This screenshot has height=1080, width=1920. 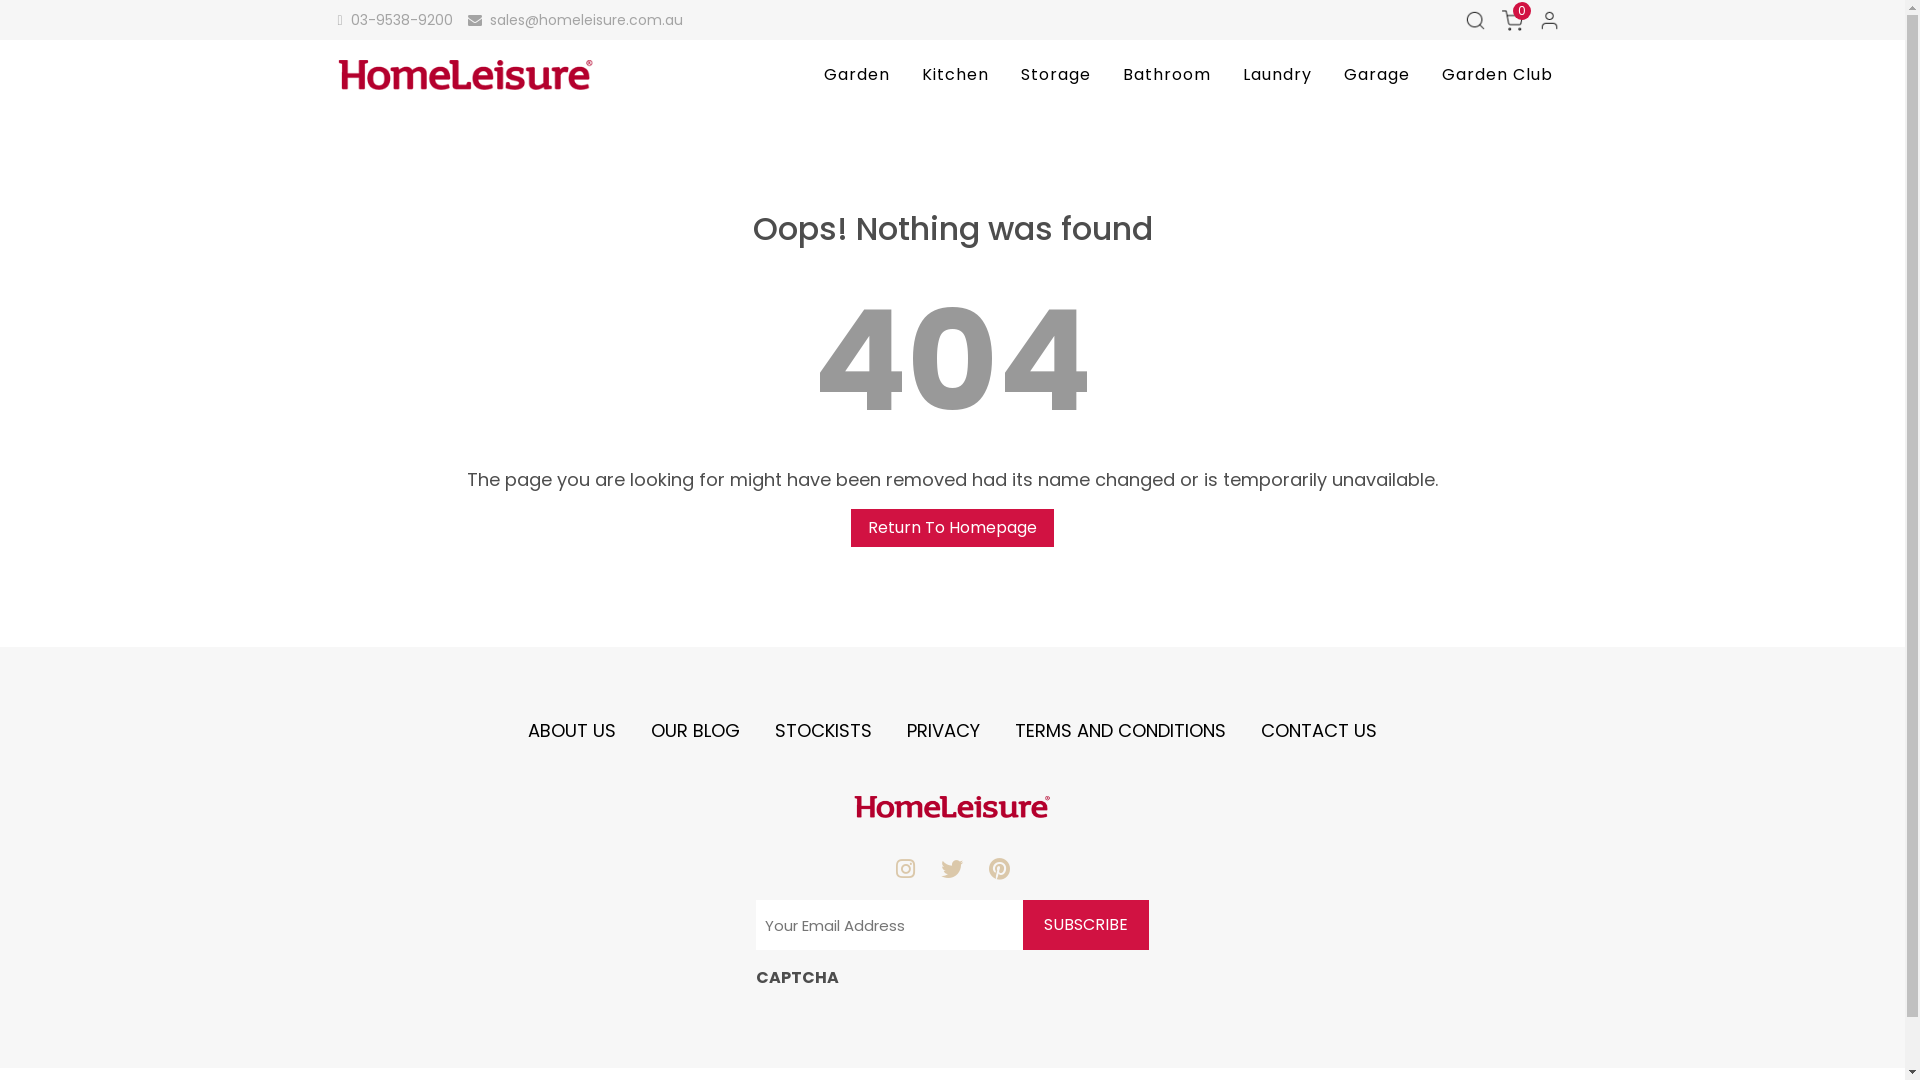 I want to click on 'Garage', so click(x=1376, y=73).